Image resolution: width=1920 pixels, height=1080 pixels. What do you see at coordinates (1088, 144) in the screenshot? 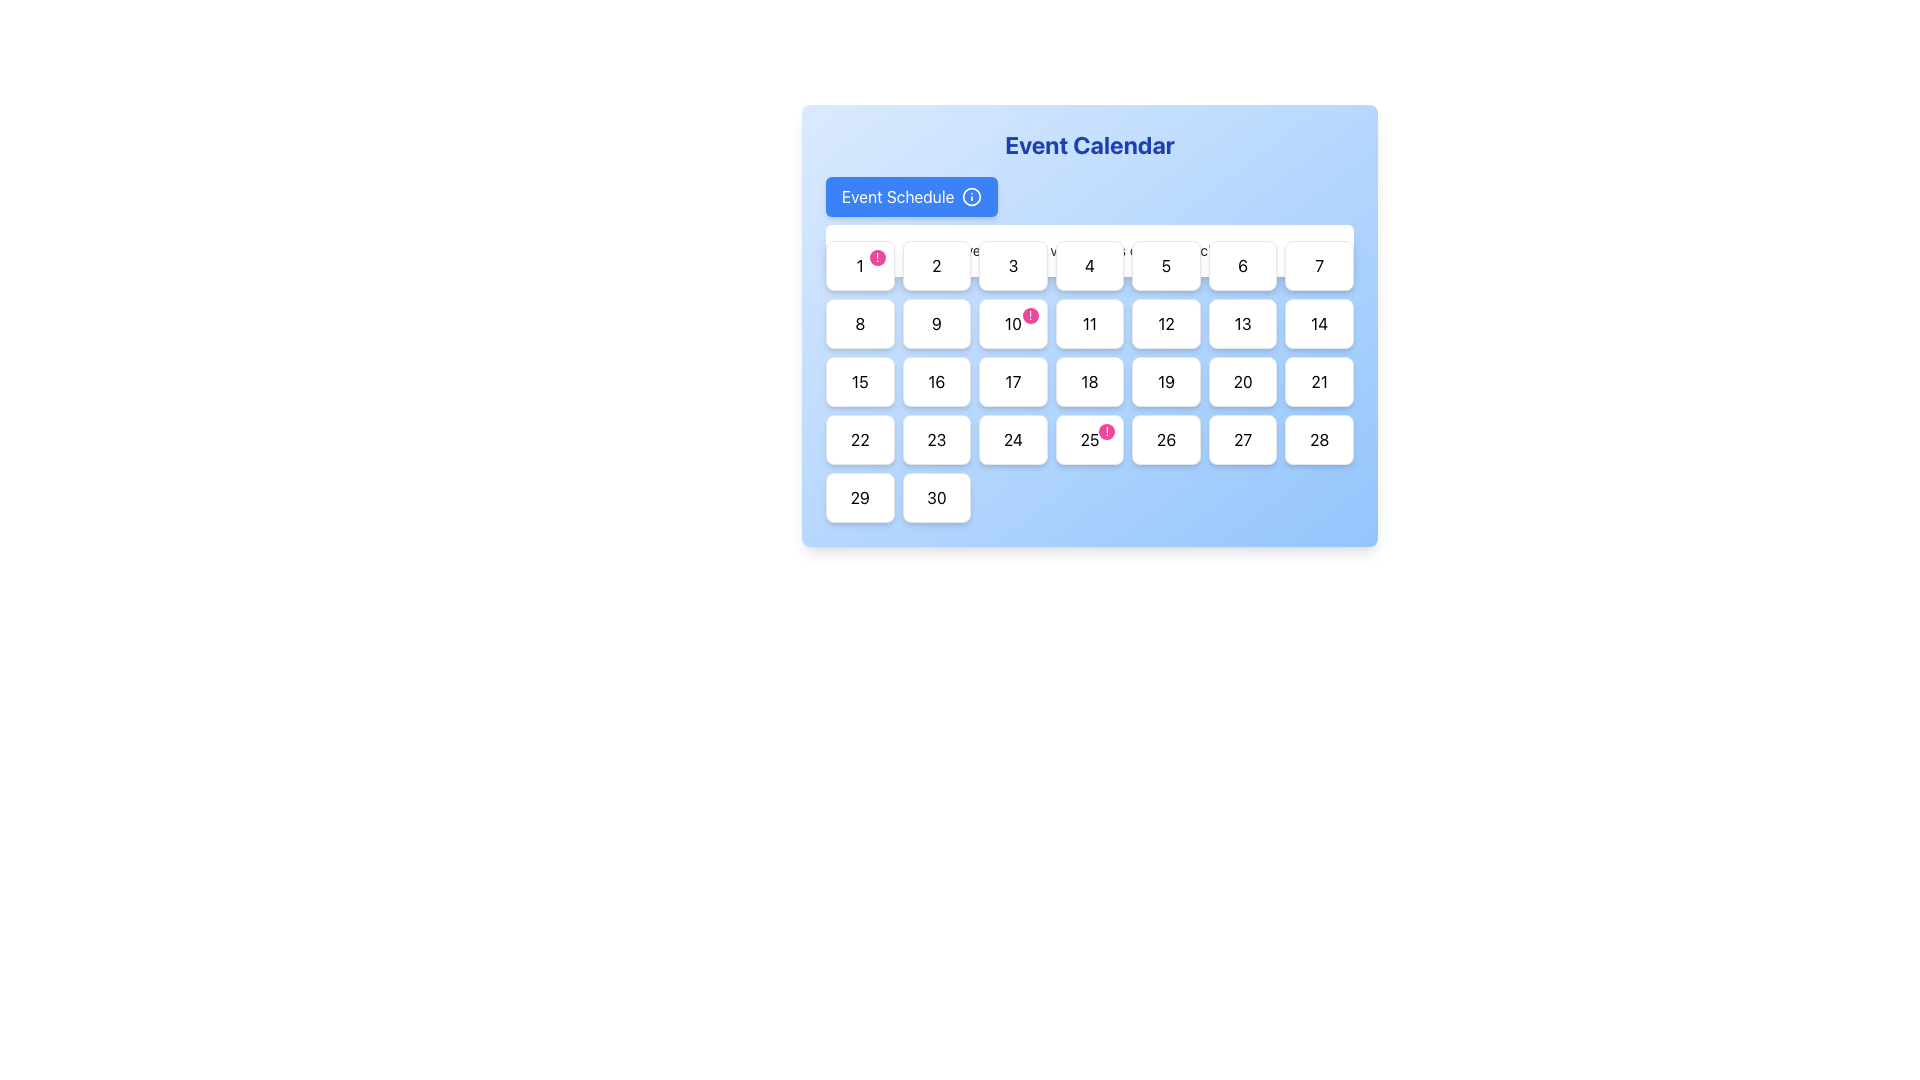
I see `the 'Event Calendar' text label, which is displayed in bold, blue text, located at the top of the calendar interface above the 'Event Schedule' button` at bounding box center [1088, 144].